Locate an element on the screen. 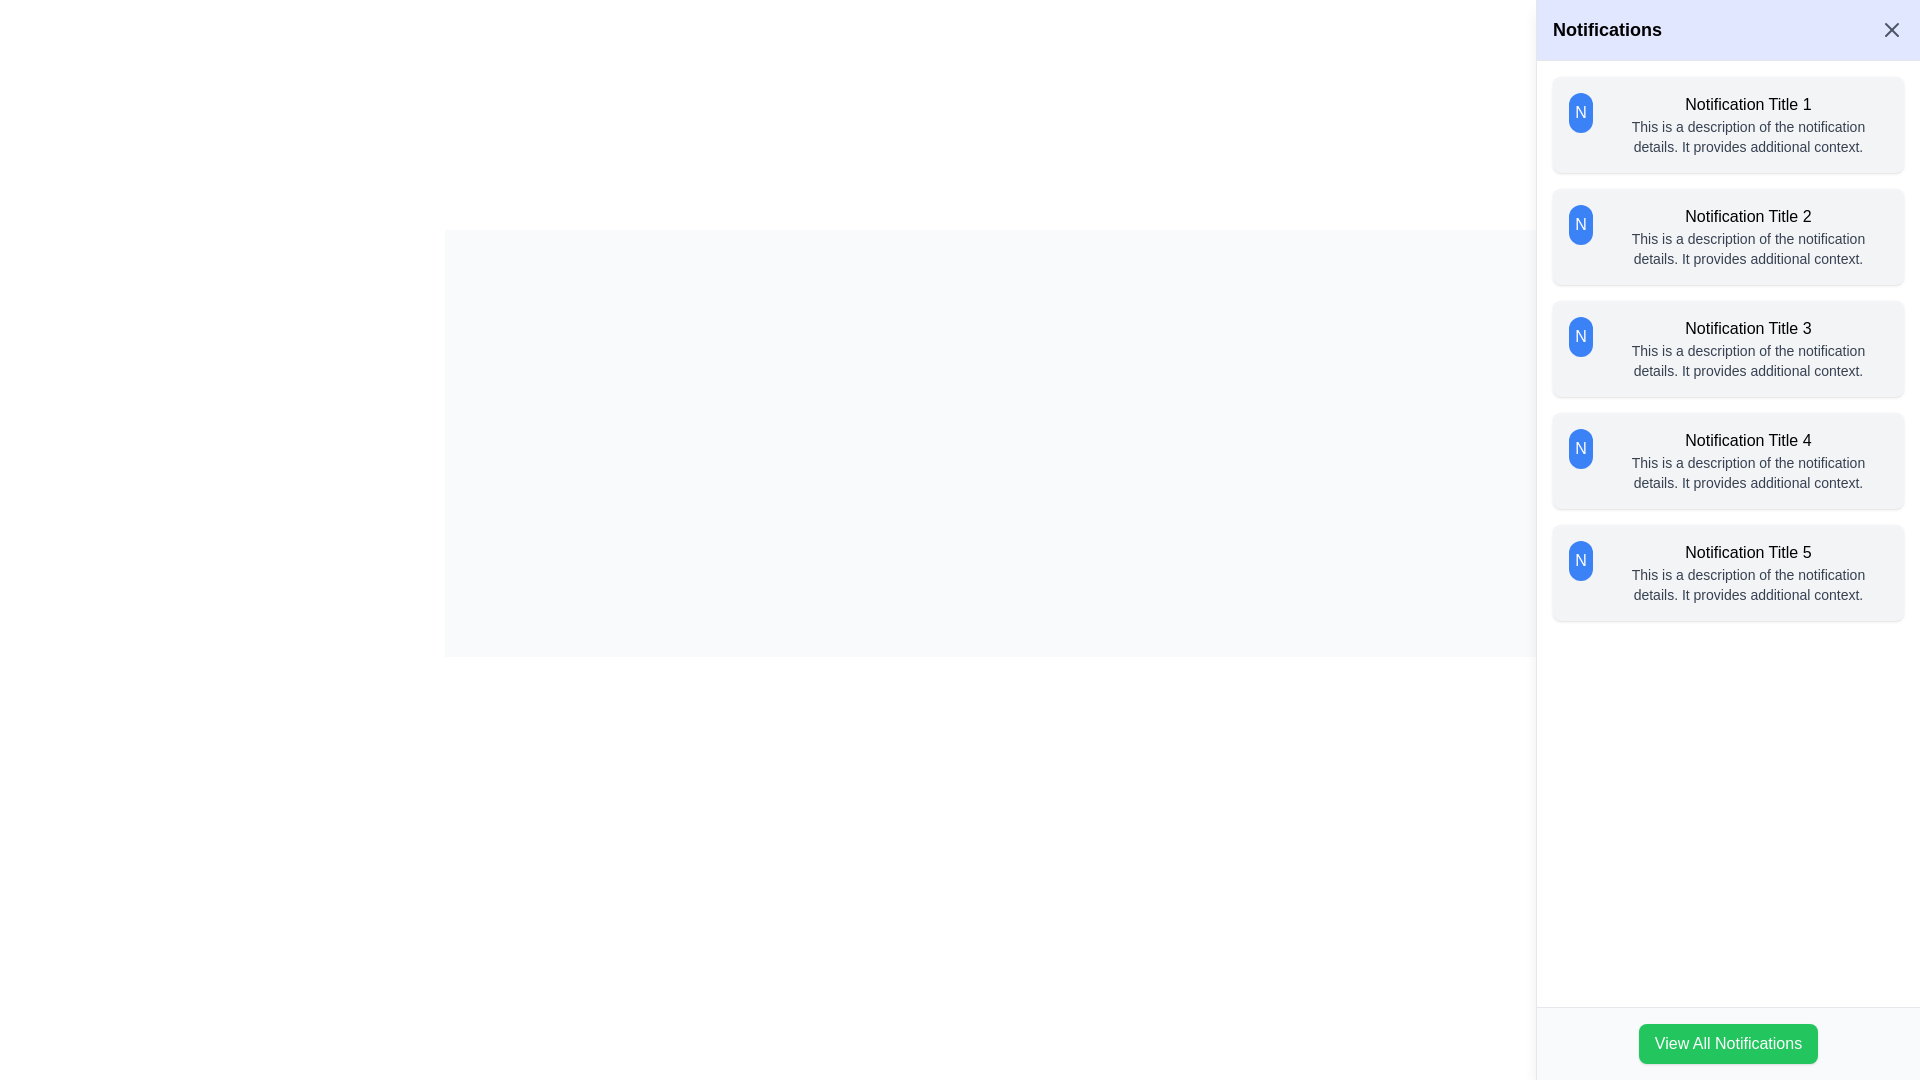 The image size is (1920, 1080). the text element displaying the notification details in the third notification item, which reads: 'This is a description of the notification details. It provides additional context.' is located at coordinates (1747, 361).